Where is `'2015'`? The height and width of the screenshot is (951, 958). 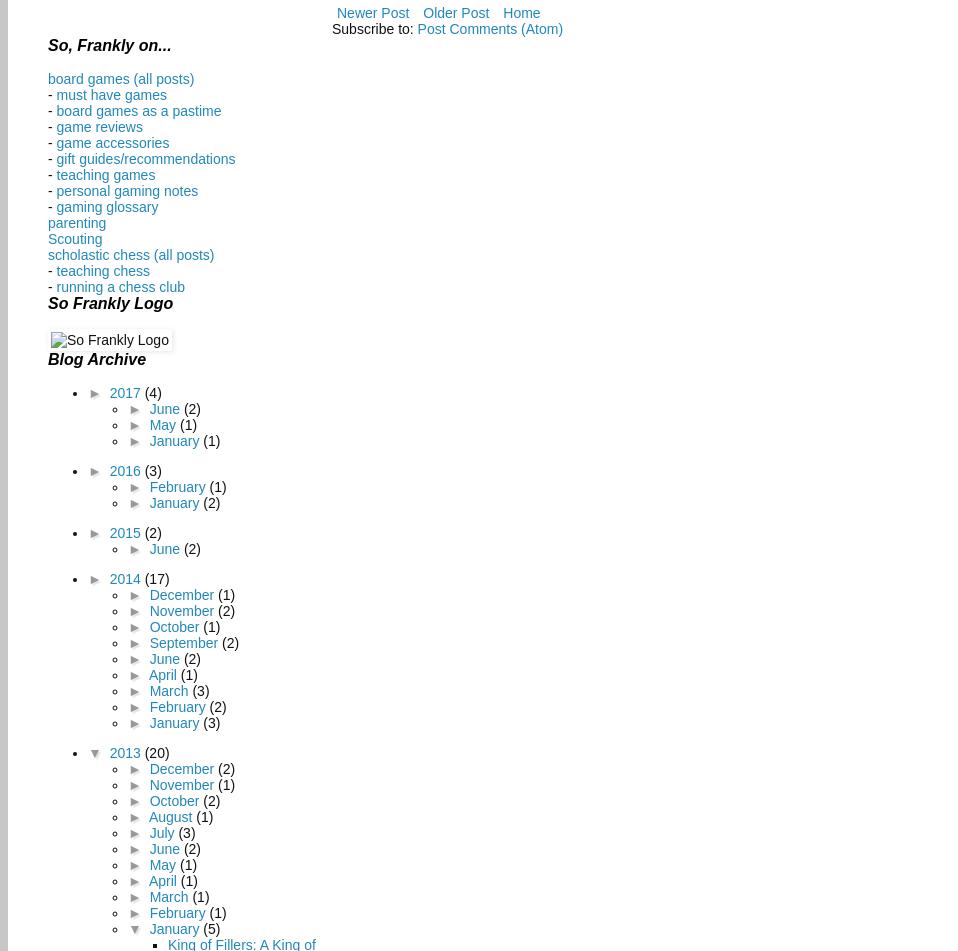 '2015' is located at coordinates (126, 532).